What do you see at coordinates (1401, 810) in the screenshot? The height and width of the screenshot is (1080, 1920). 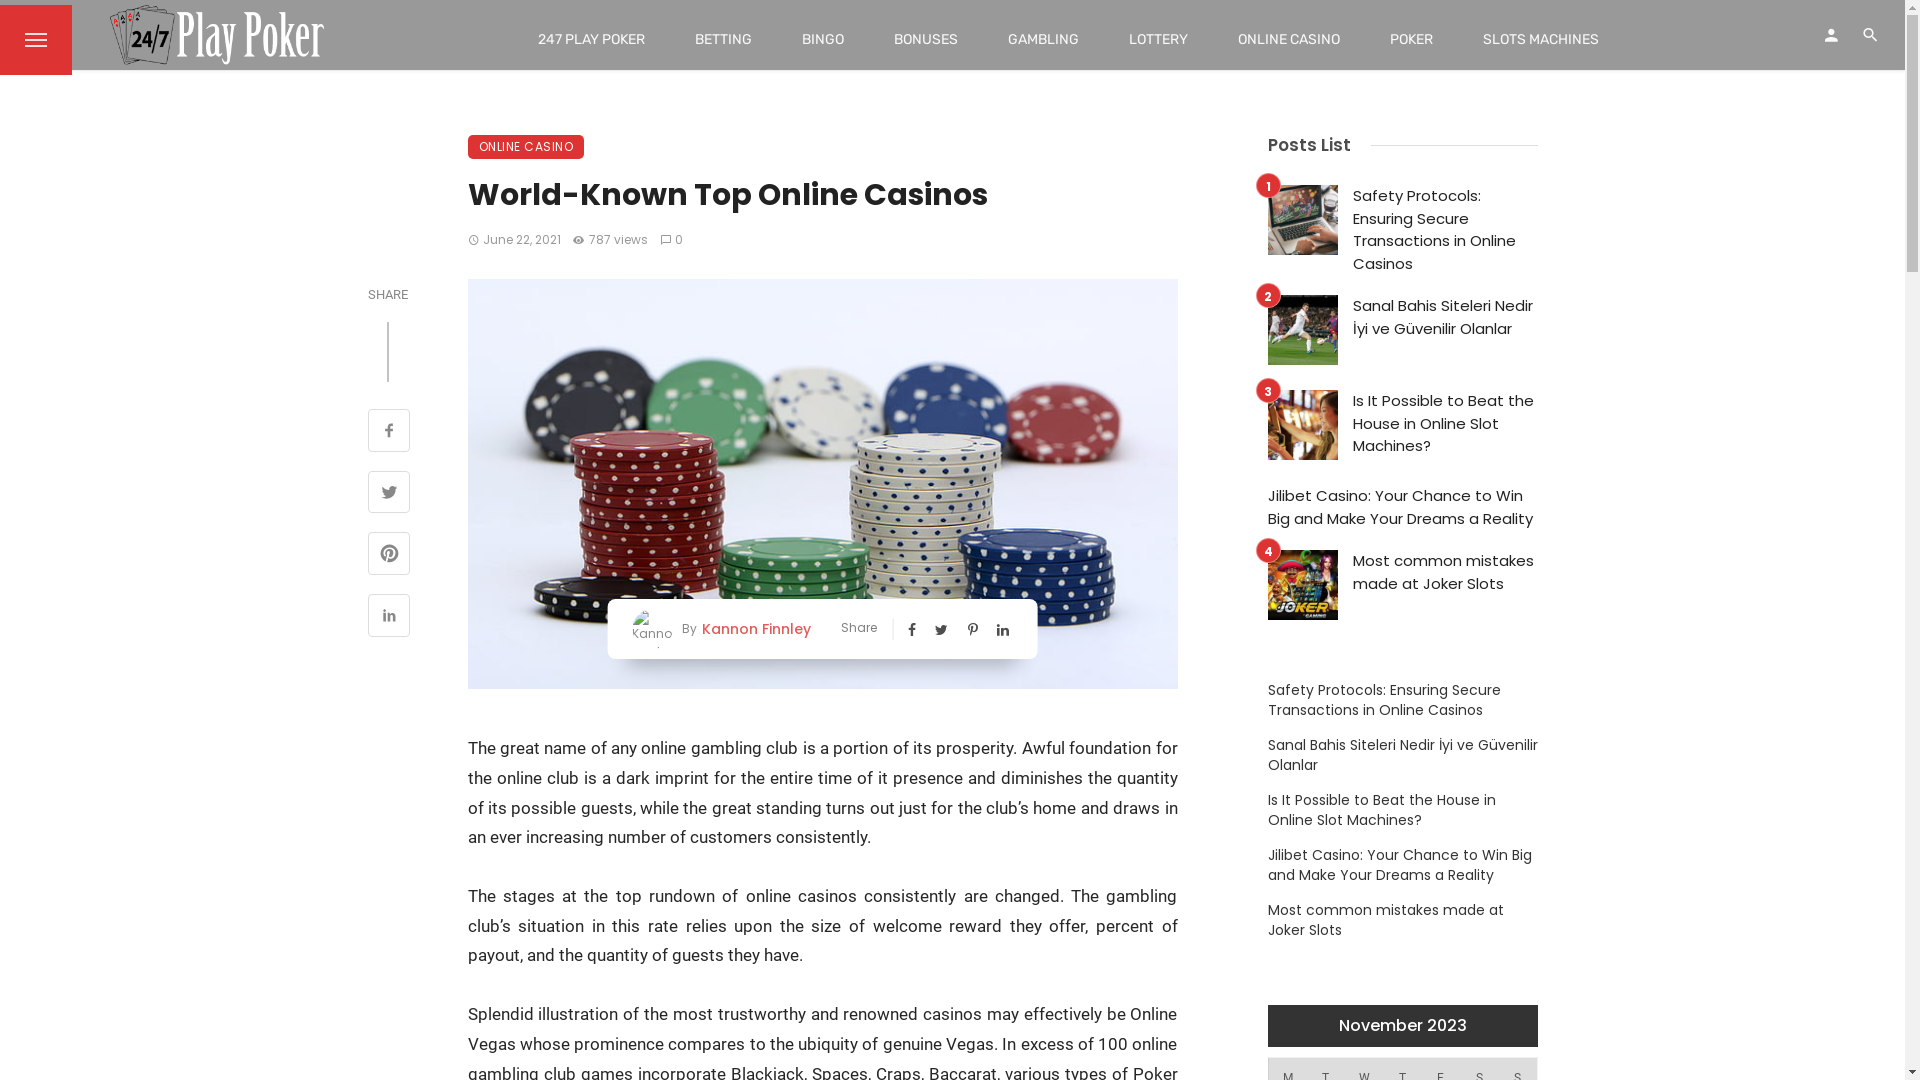 I see `'Is It Possible to Beat the House in Online Slot Machines?'` at bounding box center [1401, 810].